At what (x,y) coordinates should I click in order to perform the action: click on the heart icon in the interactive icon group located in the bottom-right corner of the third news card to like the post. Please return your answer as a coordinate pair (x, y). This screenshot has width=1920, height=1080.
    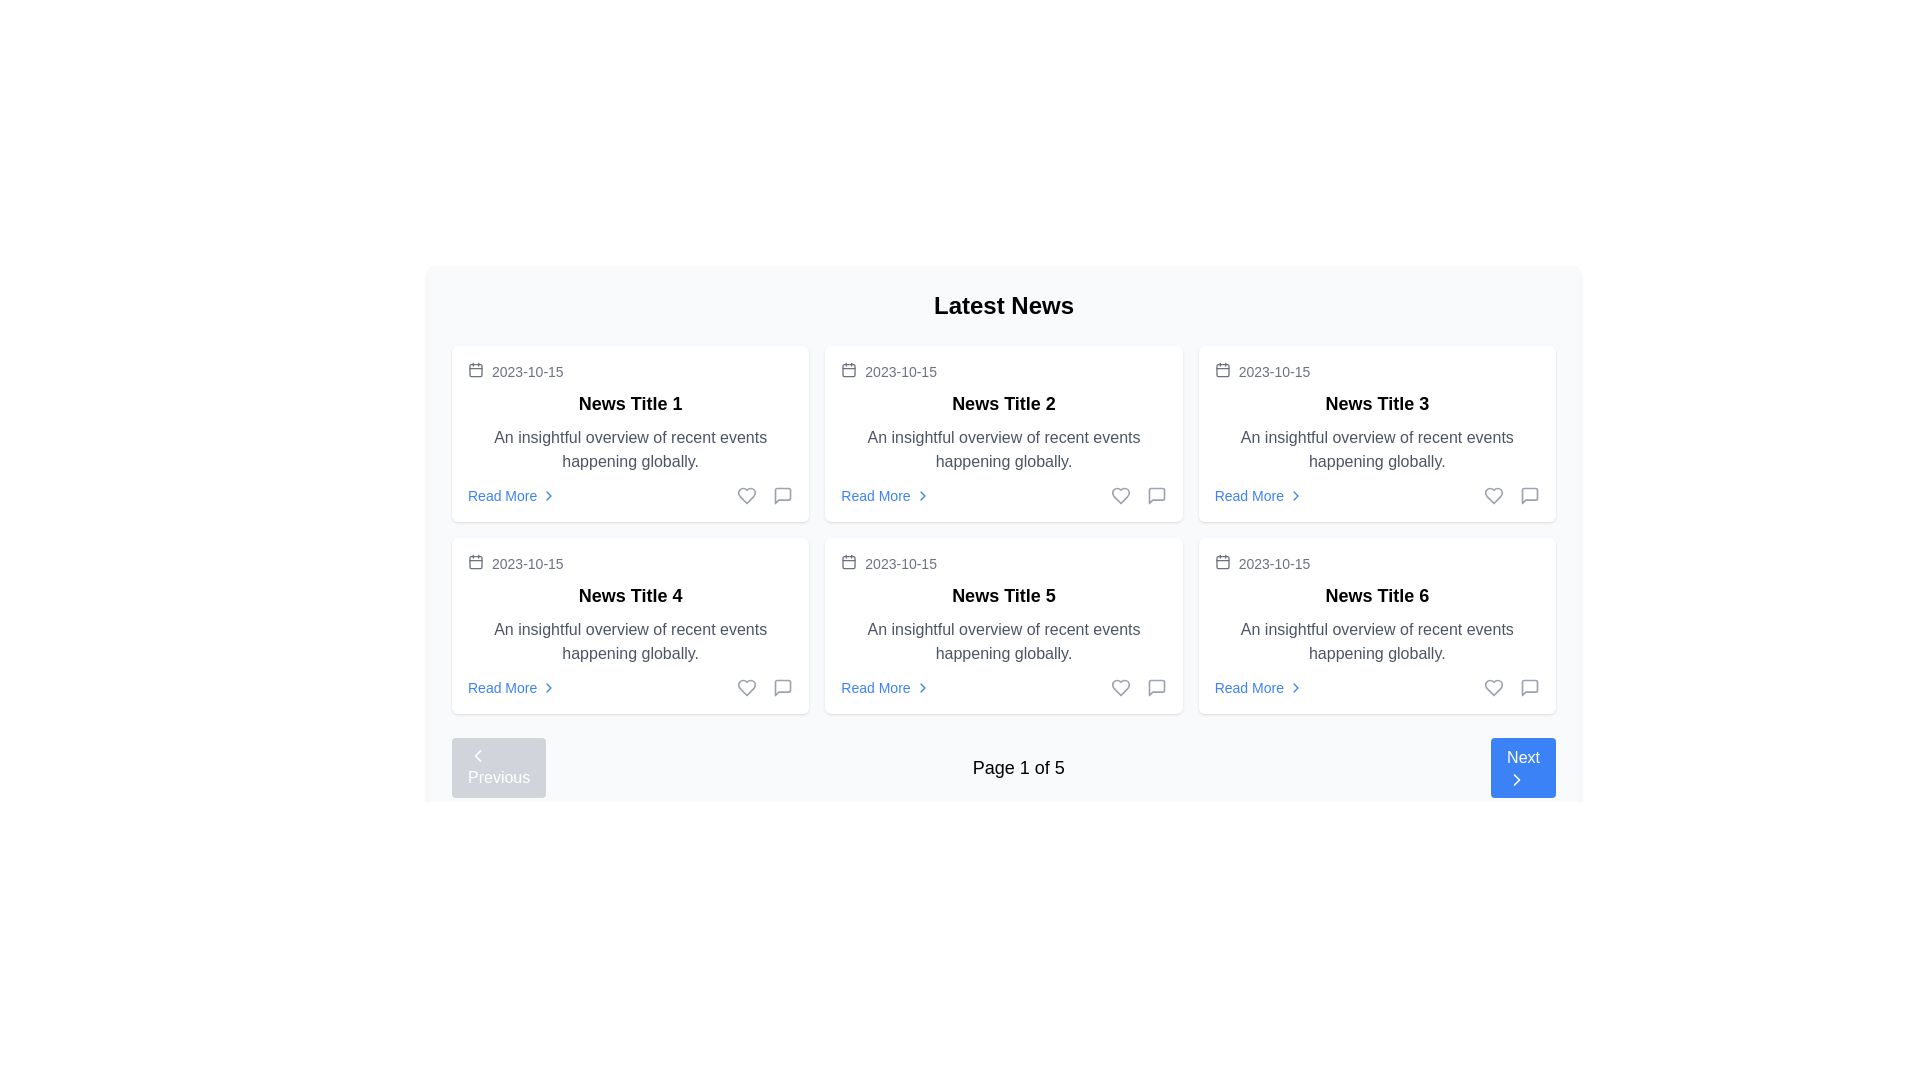
    Looking at the image, I should click on (1512, 495).